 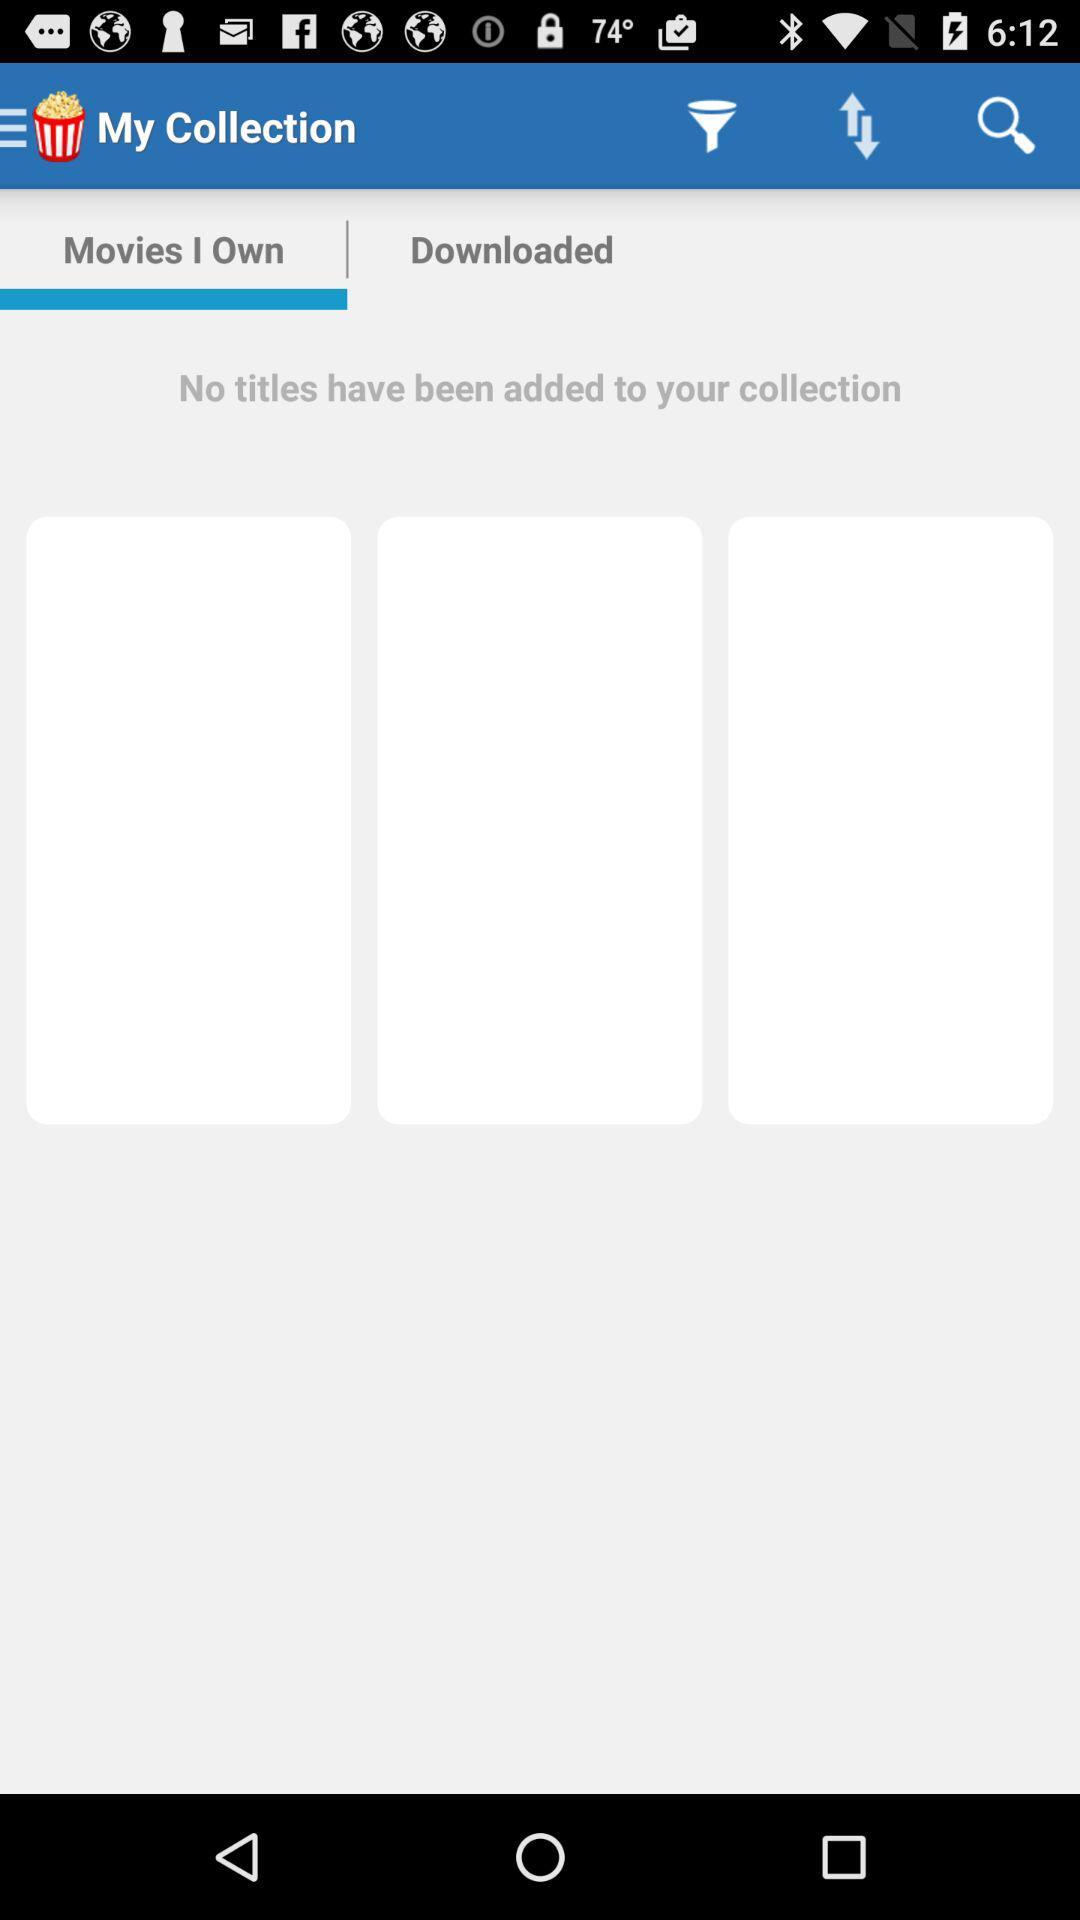 I want to click on icon next to the movies i own item, so click(x=511, y=248).